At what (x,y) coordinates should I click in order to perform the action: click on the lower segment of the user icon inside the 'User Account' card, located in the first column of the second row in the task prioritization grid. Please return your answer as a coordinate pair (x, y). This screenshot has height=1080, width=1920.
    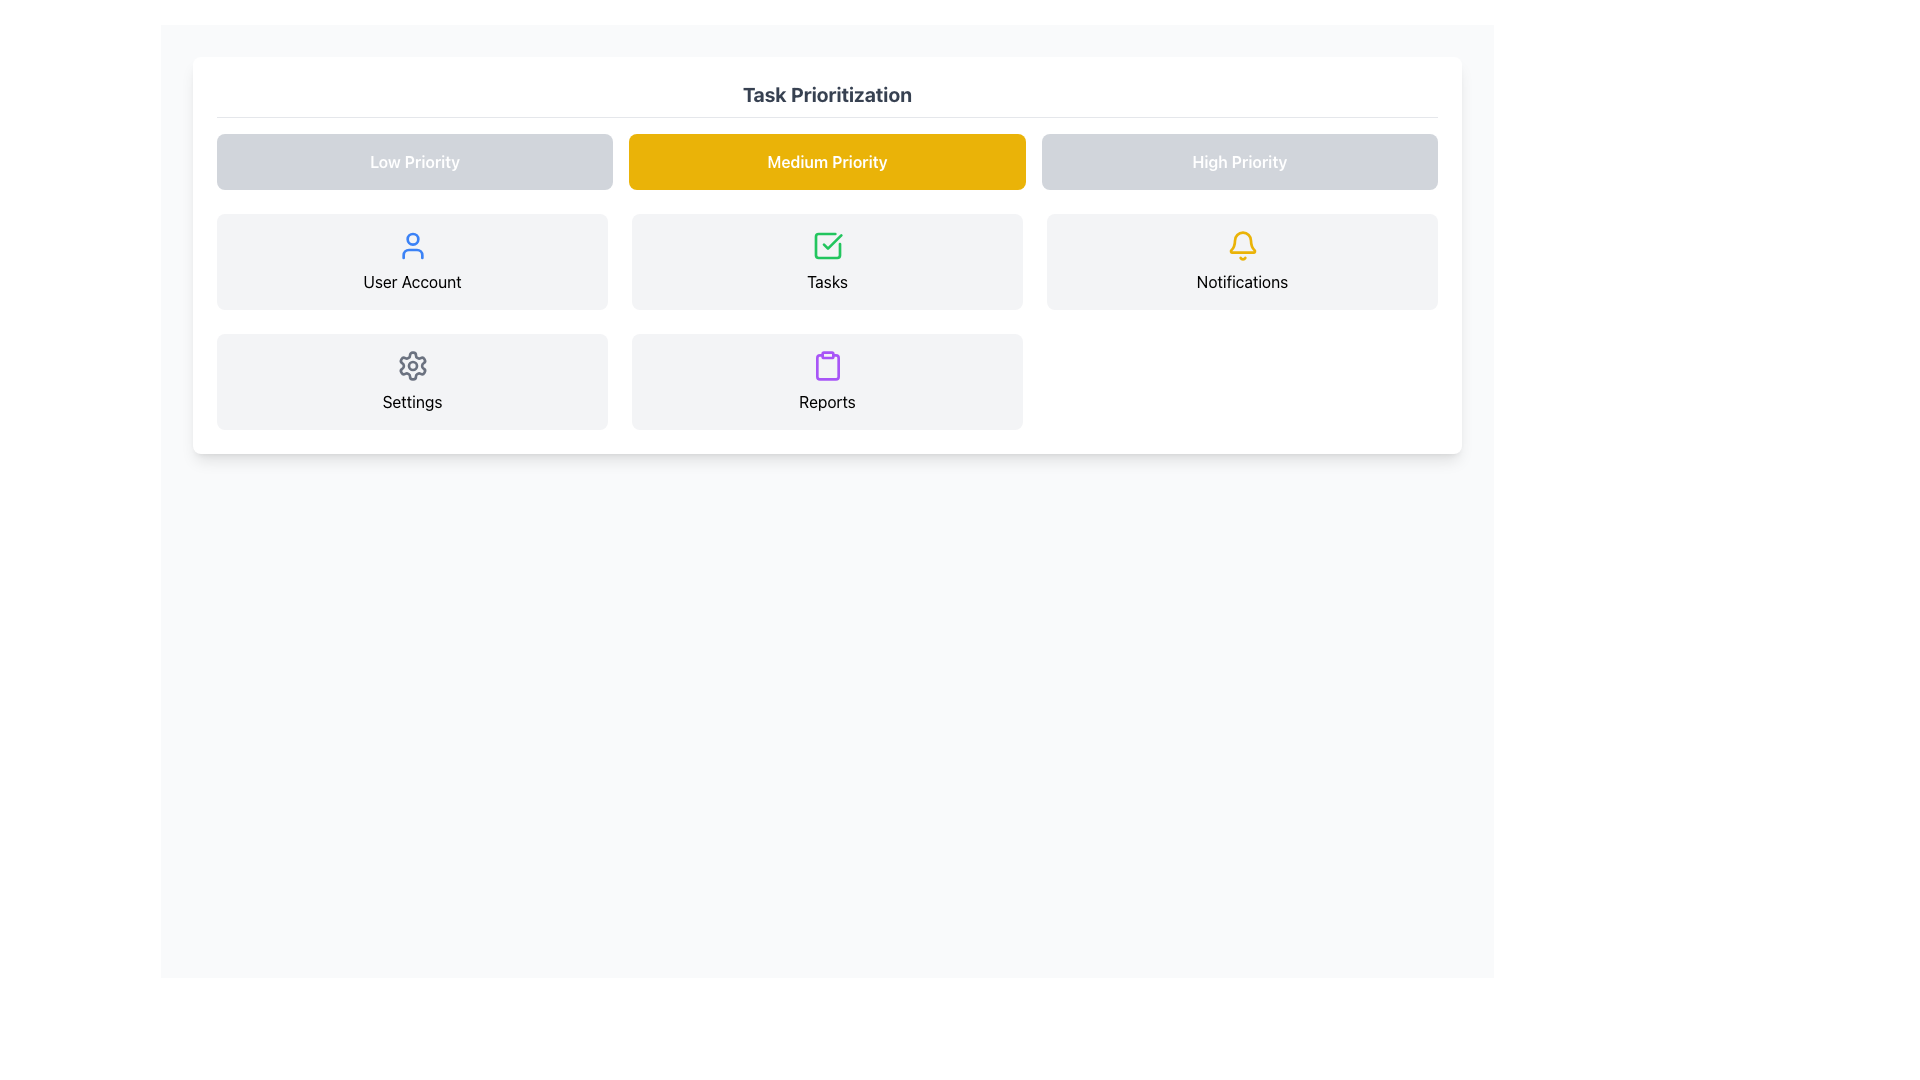
    Looking at the image, I should click on (411, 253).